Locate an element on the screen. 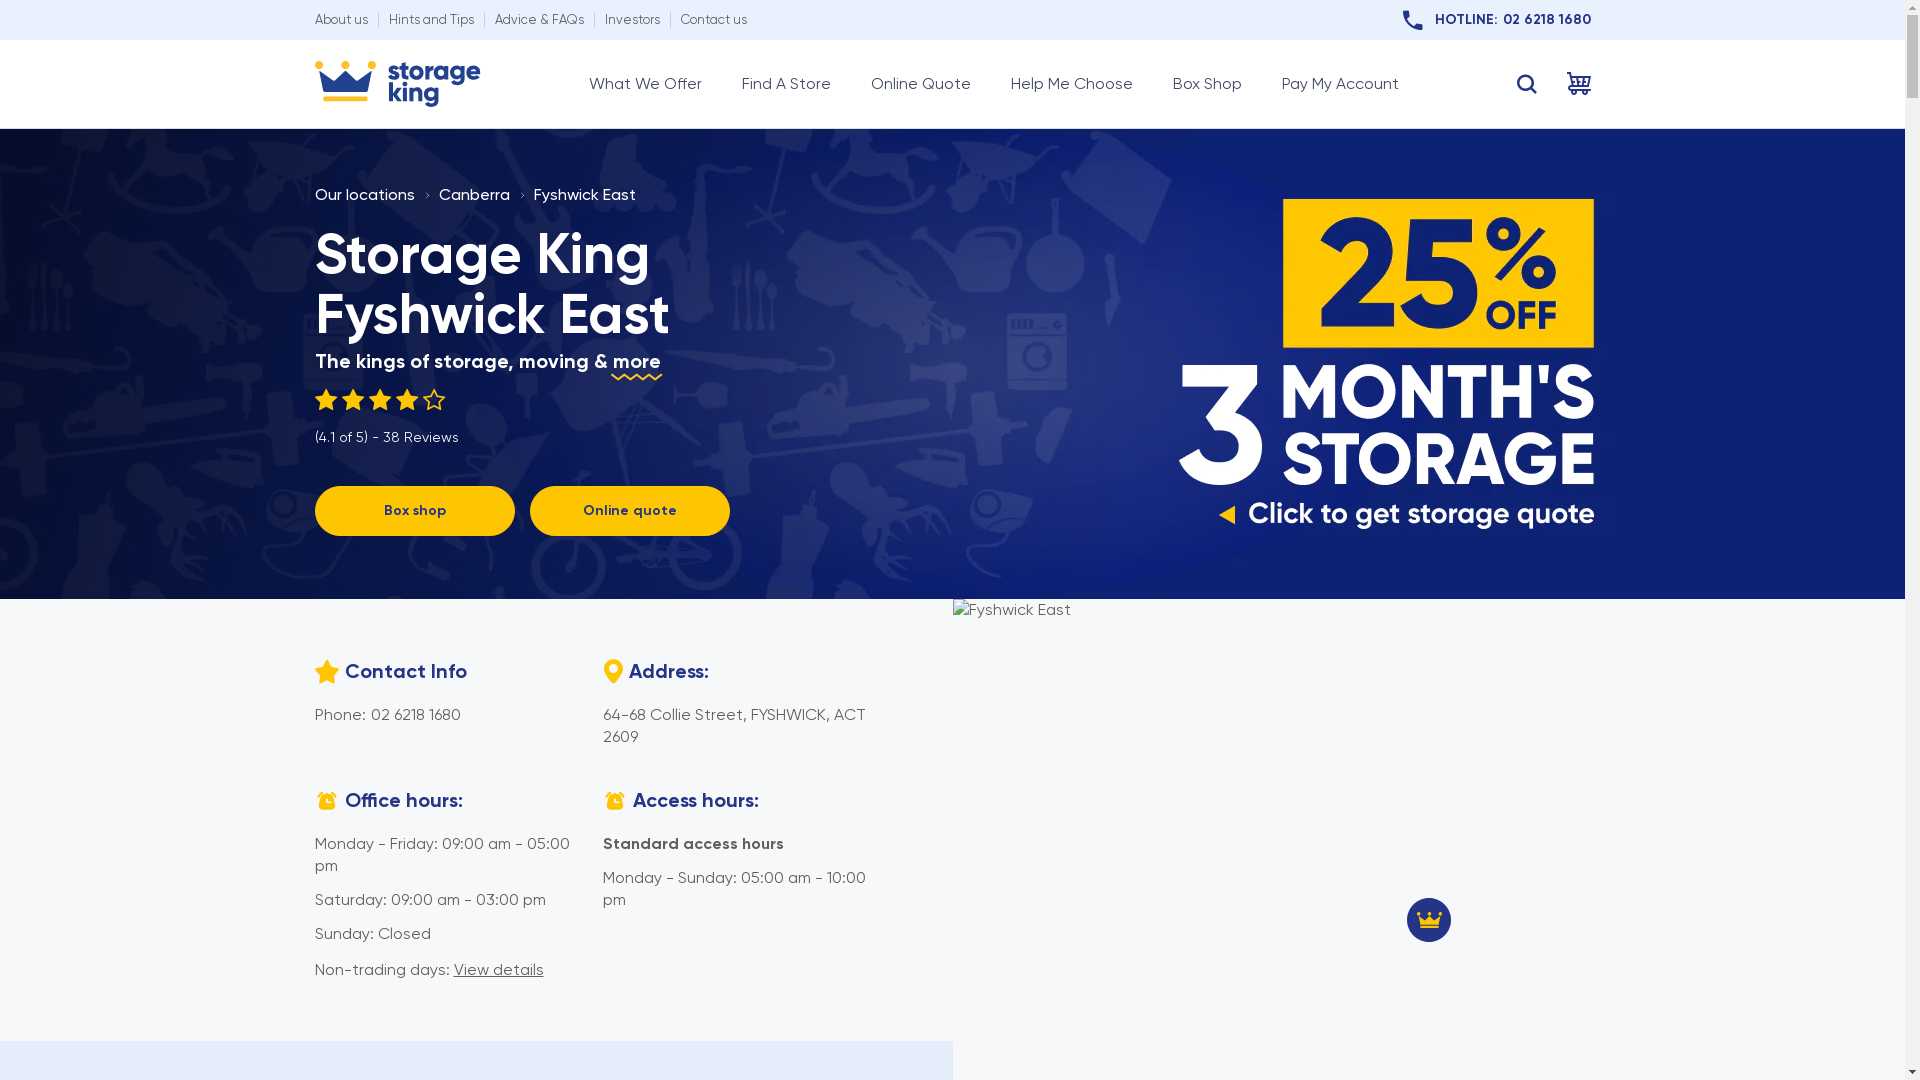 This screenshot has height=1080, width=1920. 'Box shop' is located at coordinates (312, 509).